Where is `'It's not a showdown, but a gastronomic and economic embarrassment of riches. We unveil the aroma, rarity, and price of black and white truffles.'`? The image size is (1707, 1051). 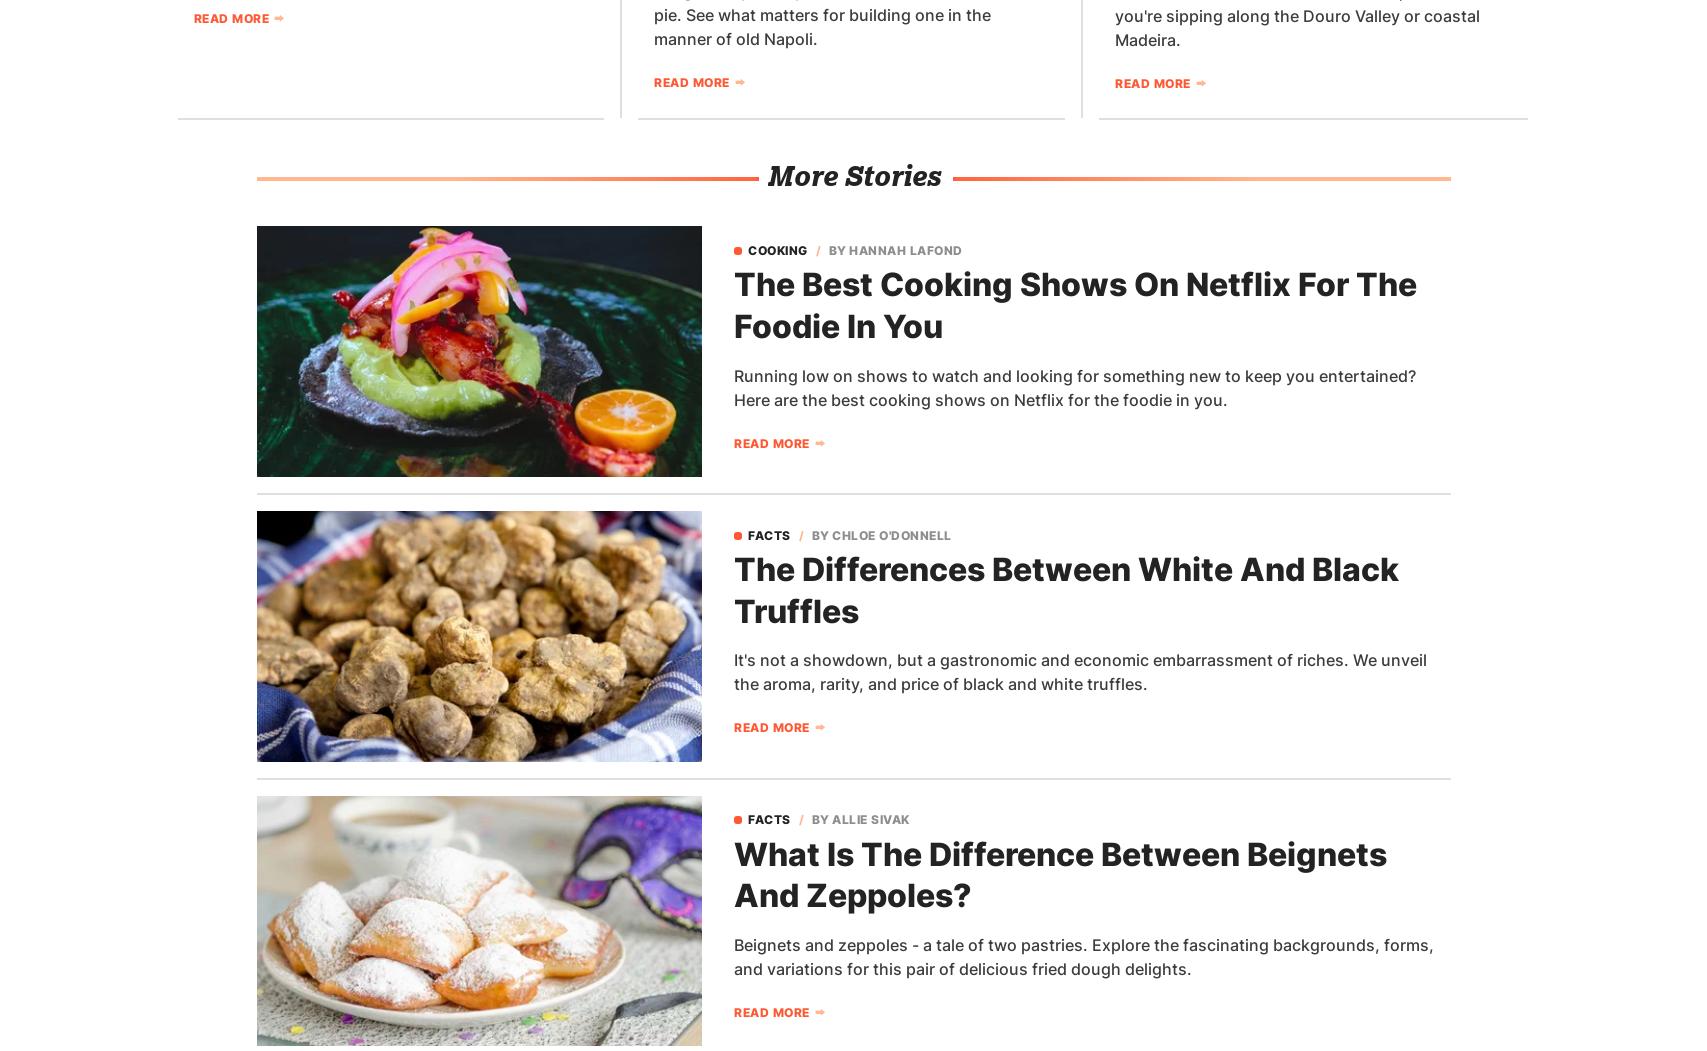 'It's not a showdown, but a gastronomic and economic embarrassment of riches. We unveil the aroma, rarity, and price of black and white truffles.' is located at coordinates (1079, 672).